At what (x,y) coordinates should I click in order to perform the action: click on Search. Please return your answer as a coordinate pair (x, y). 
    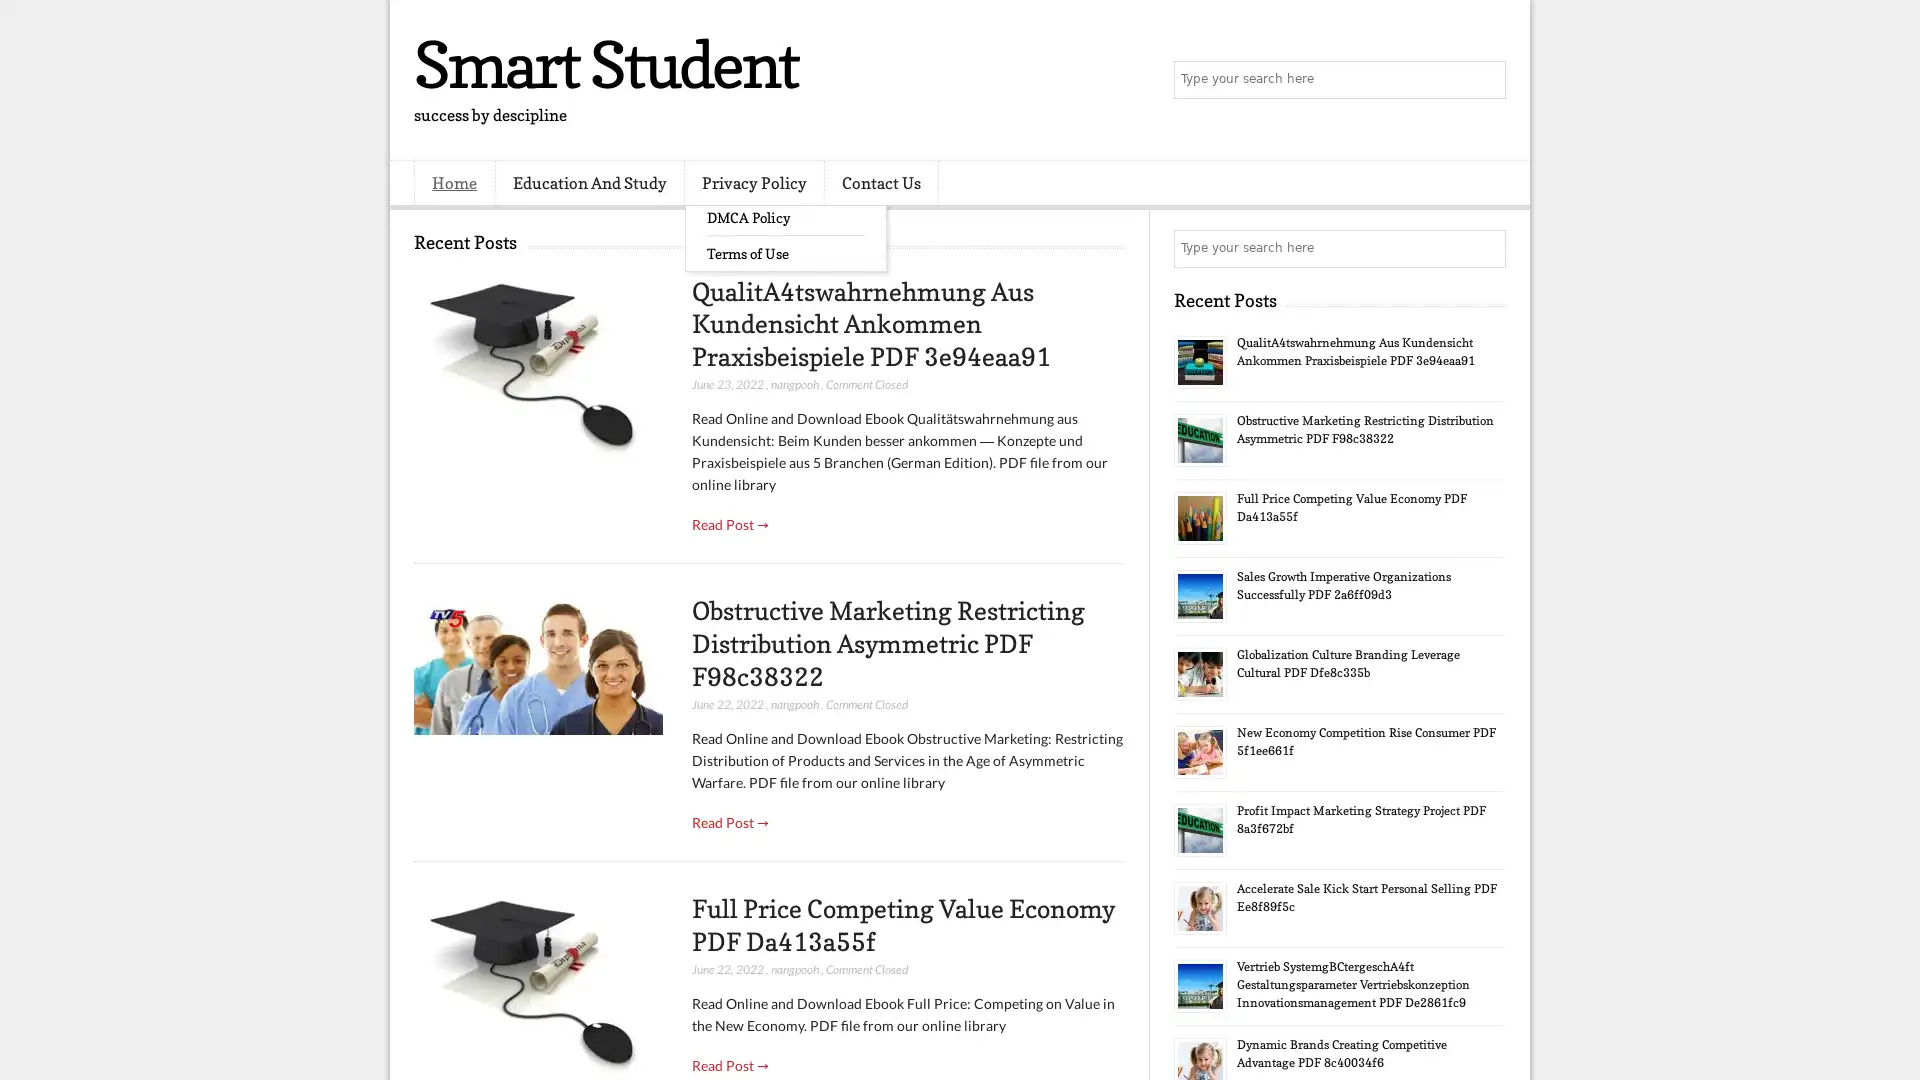
    Looking at the image, I should click on (1485, 80).